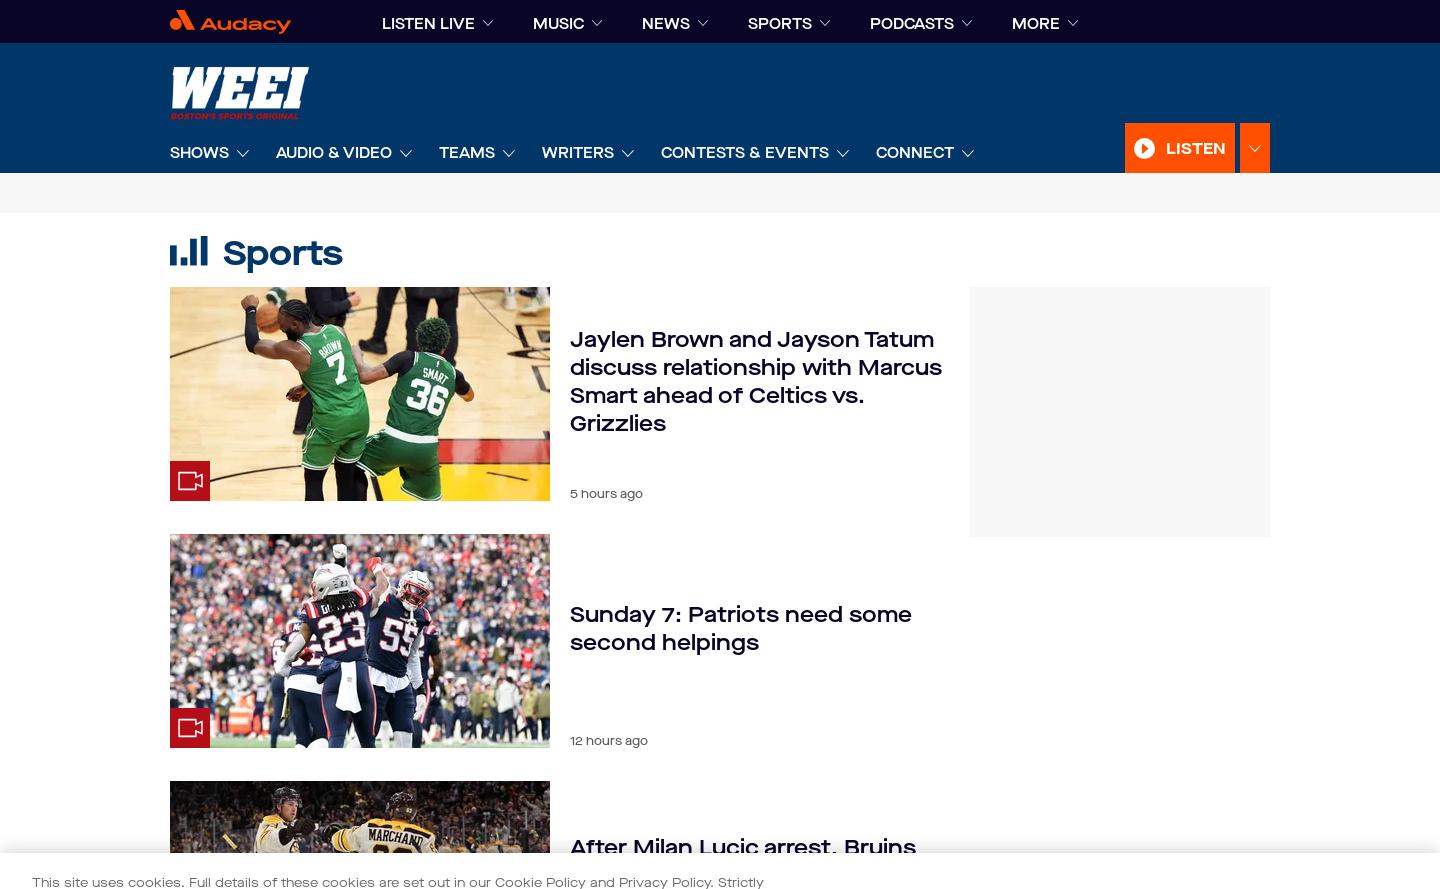  I want to click on 'Writers', so click(578, 152).